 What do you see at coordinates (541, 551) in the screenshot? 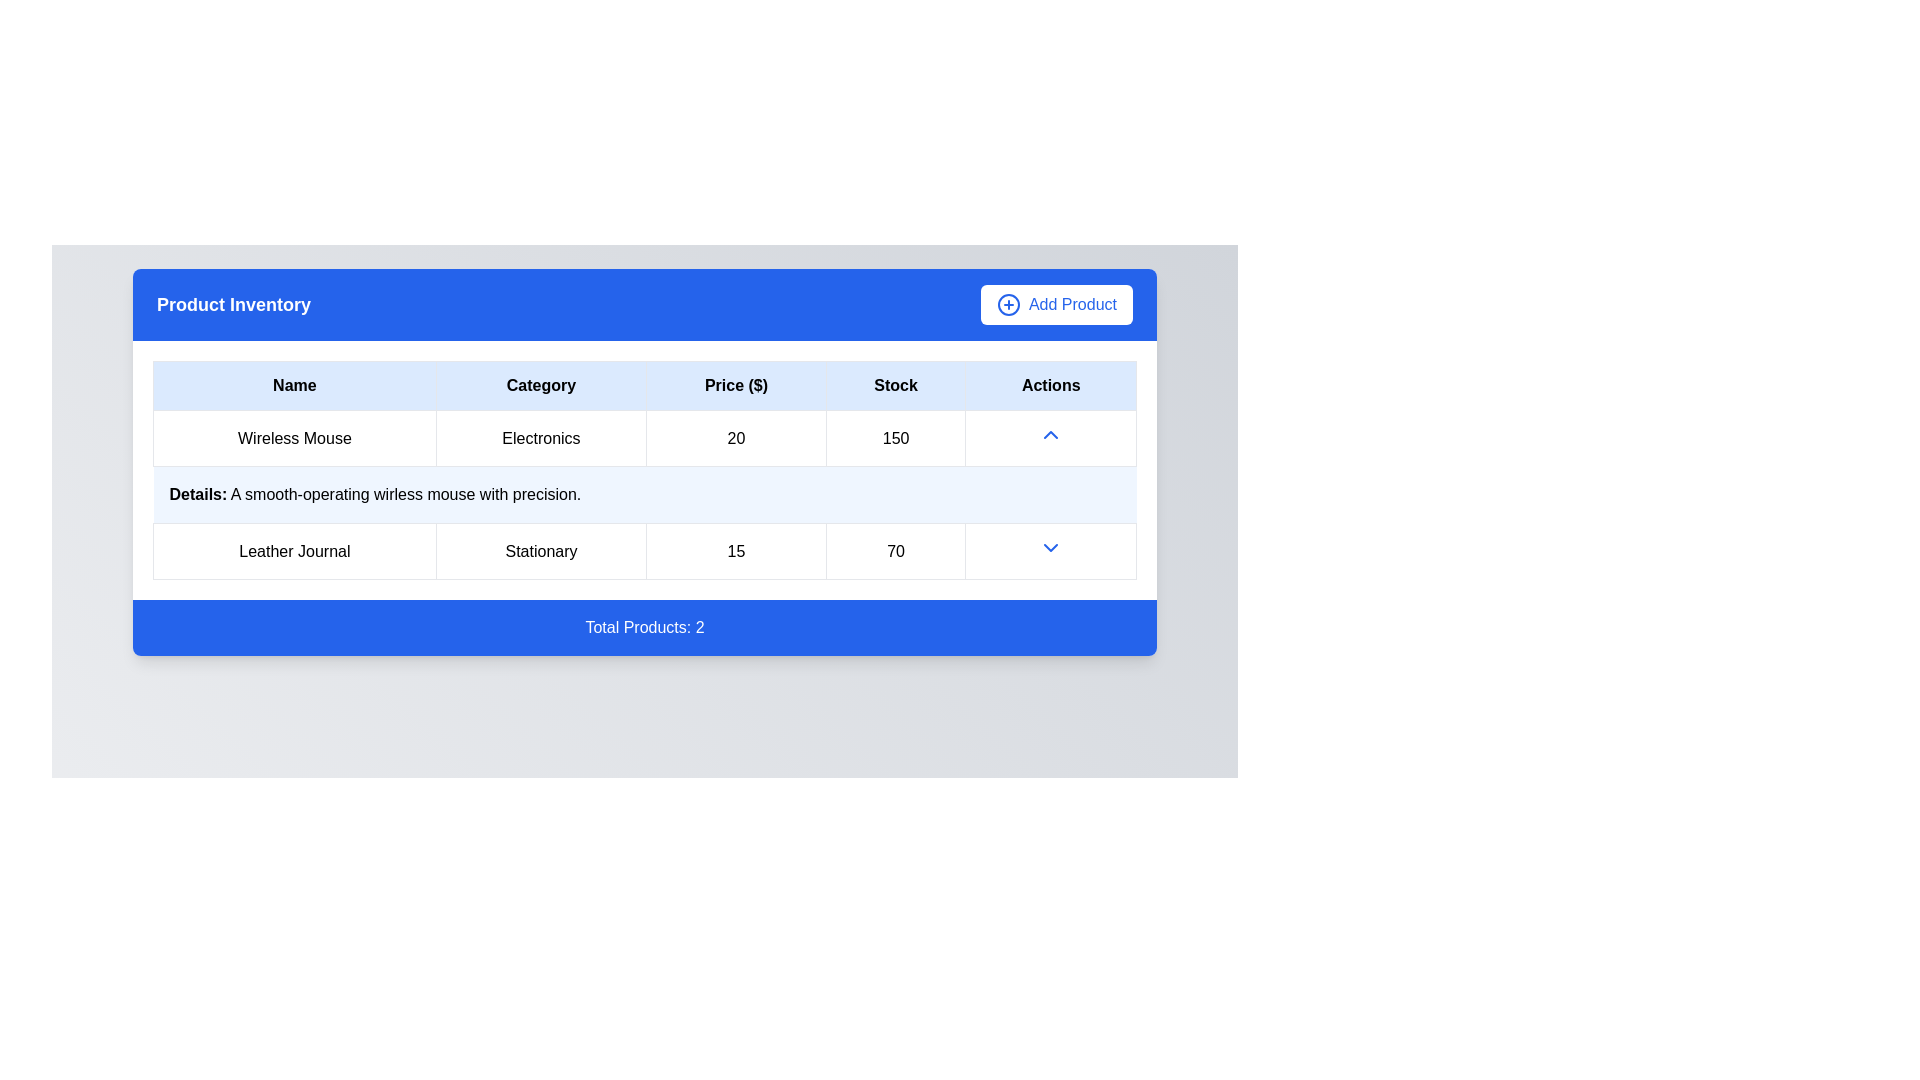
I see `the Text display element that serves as a categorical label for the associated item in the grid, located as the second cell in the row following 'Leather Journal' and preceding '15'` at bounding box center [541, 551].